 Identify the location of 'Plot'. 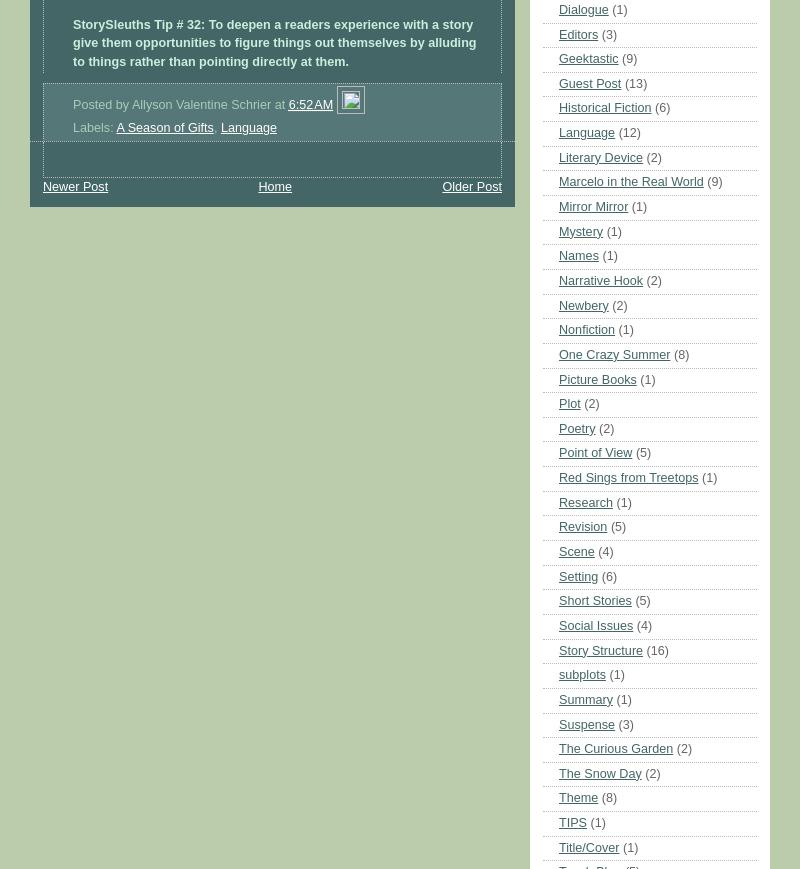
(568, 402).